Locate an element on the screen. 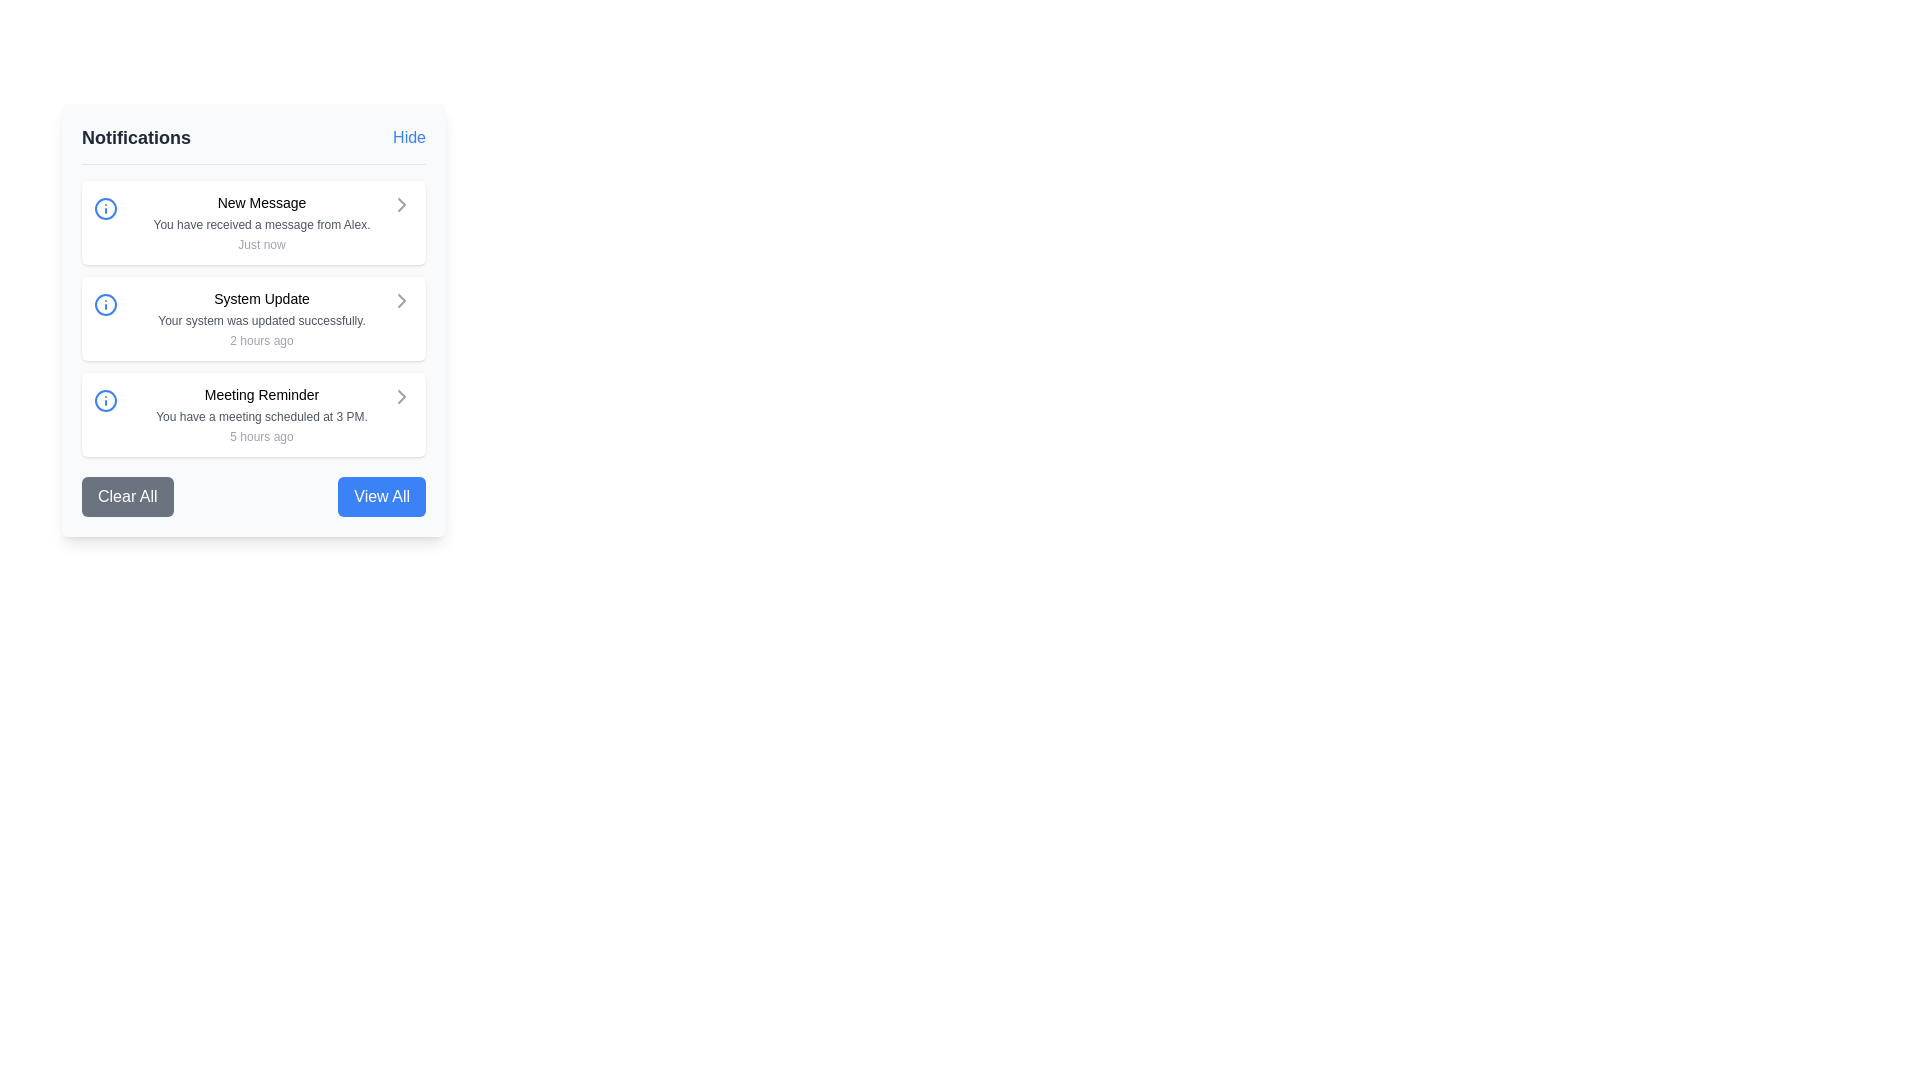  the icon in the upper-right corner of the 'New Message' notification card is located at coordinates (401, 204).